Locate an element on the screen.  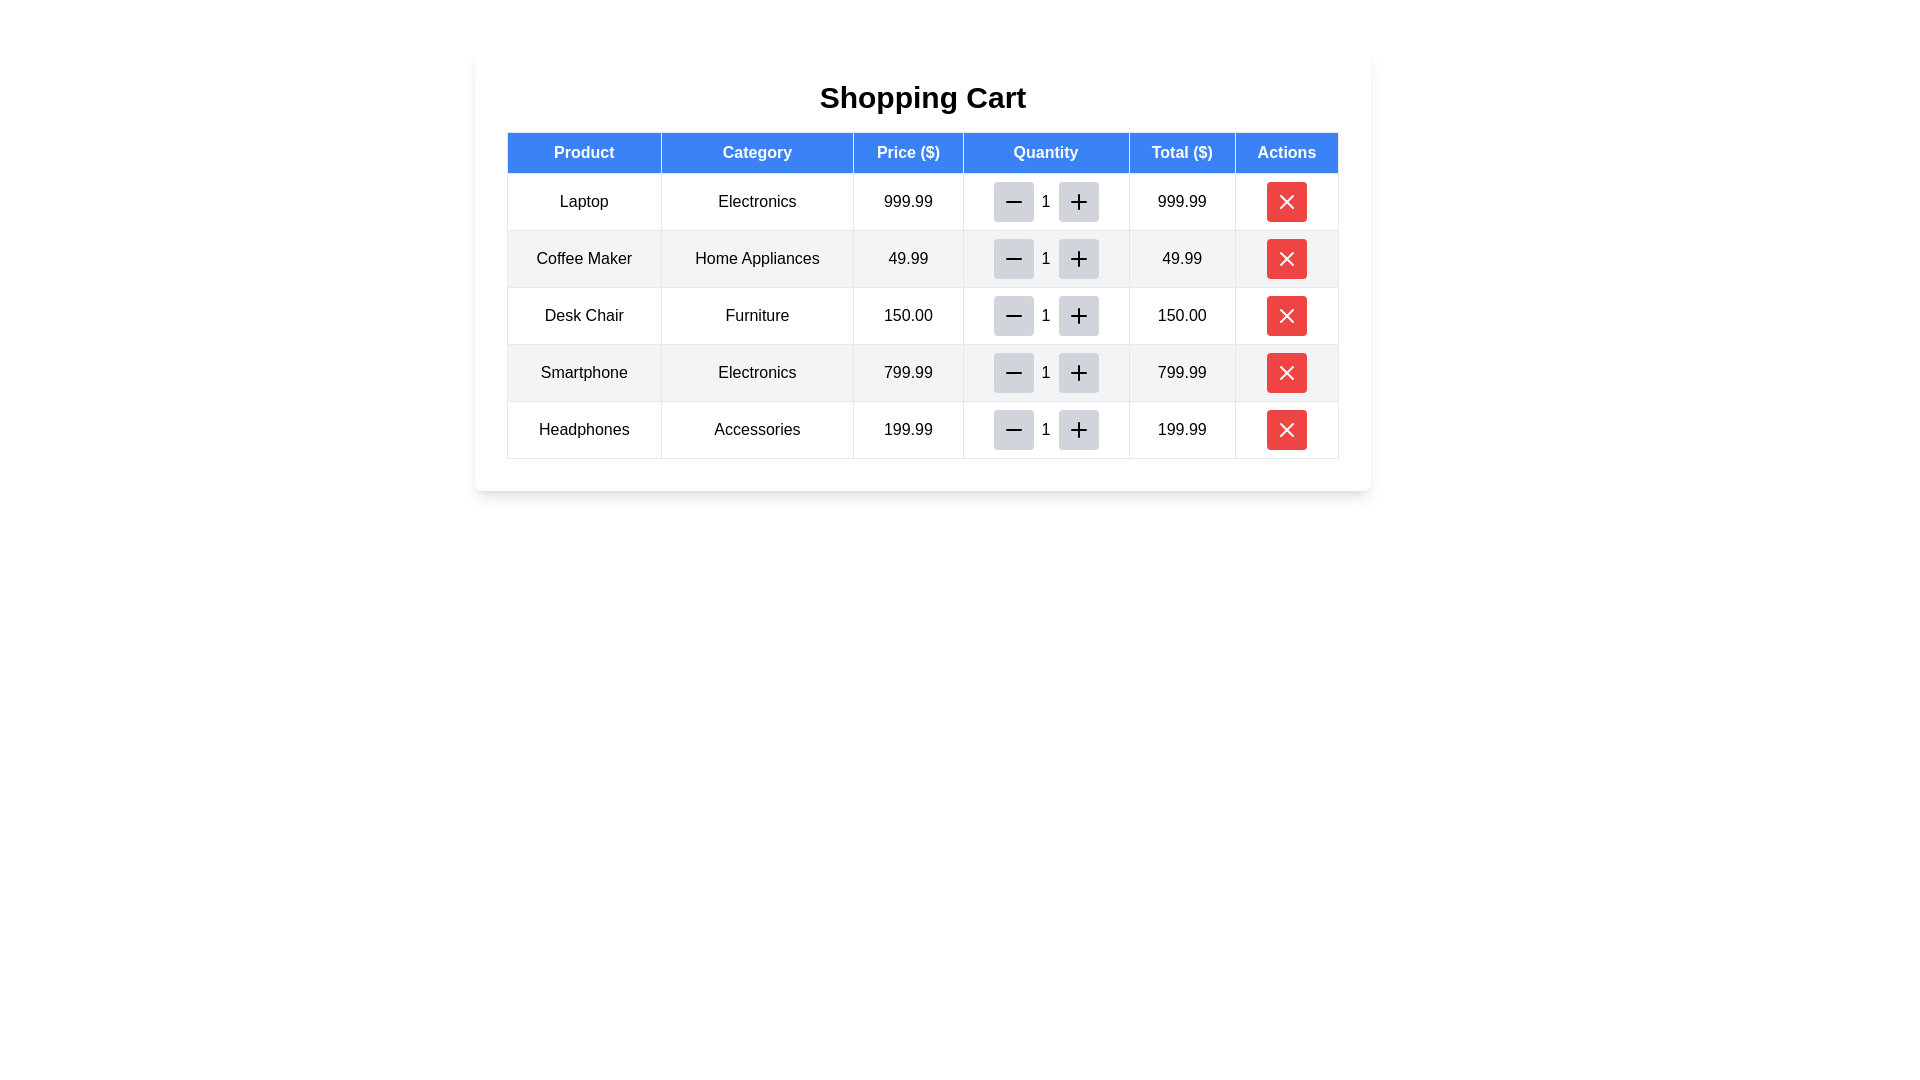
the Close/Delete button represented by an 'X' icon within a red rounded rectangle in the Actions column of the Coffee Maker item is located at coordinates (1286, 257).